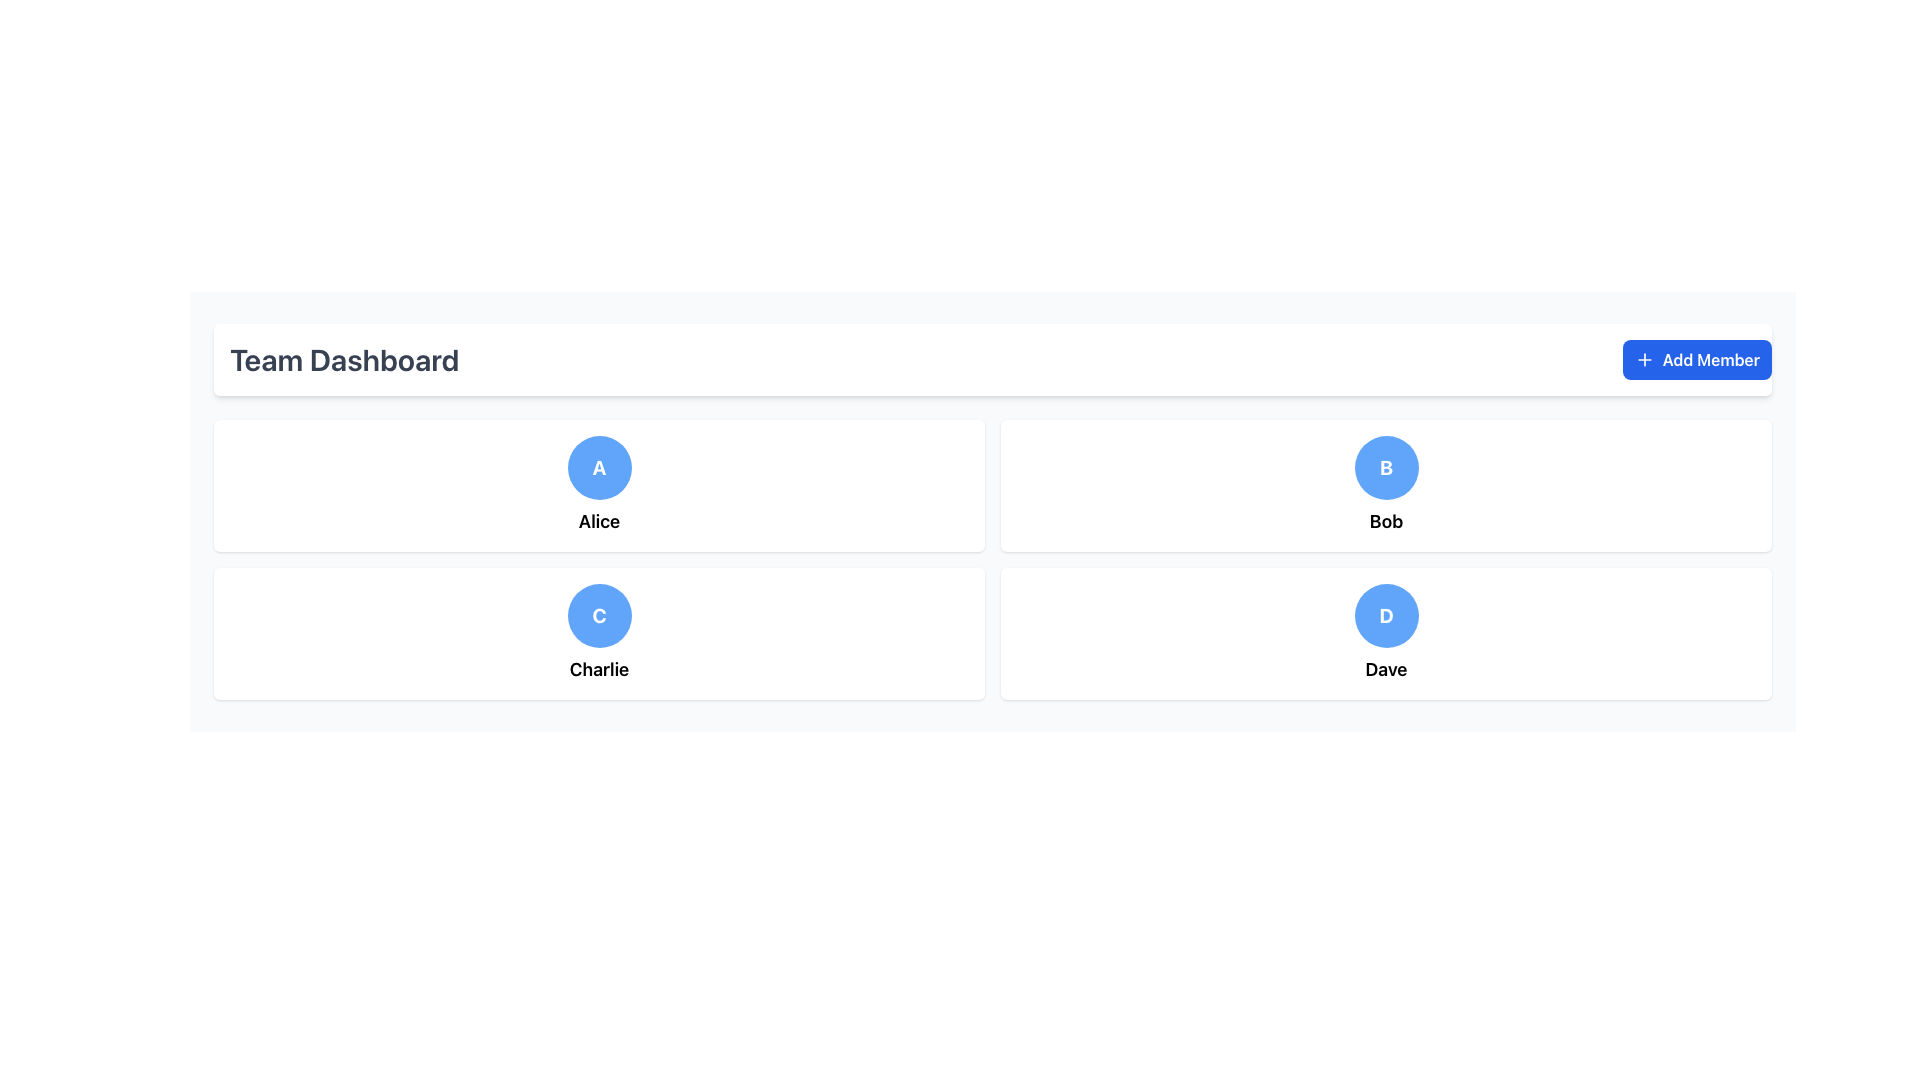  Describe the element at coordinates (598, 633) in the screenshot. I see `the information displayed on the Profile Card that showcases a letter icon and a name, located in the second row's first column of the grid layout` at that location.